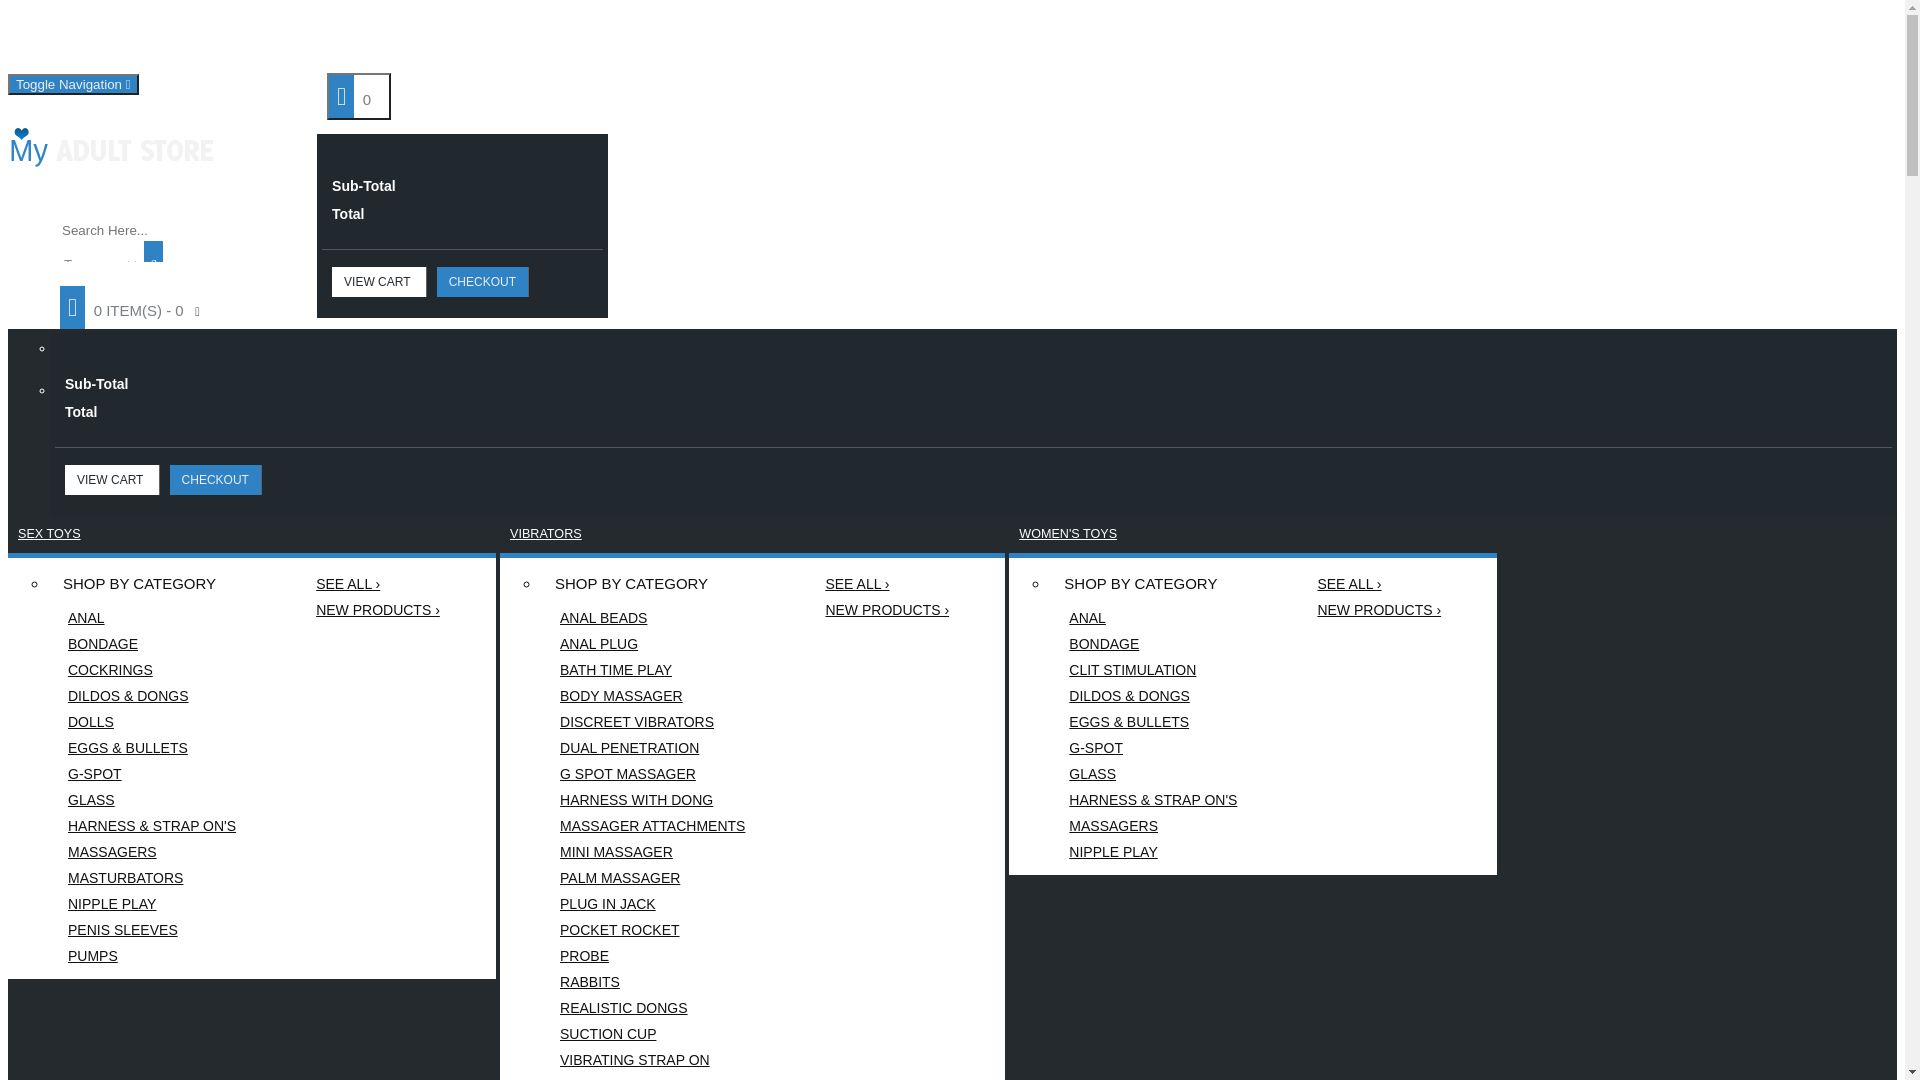  I want to click on 'BODY MASSAGER', so click(652, 694).